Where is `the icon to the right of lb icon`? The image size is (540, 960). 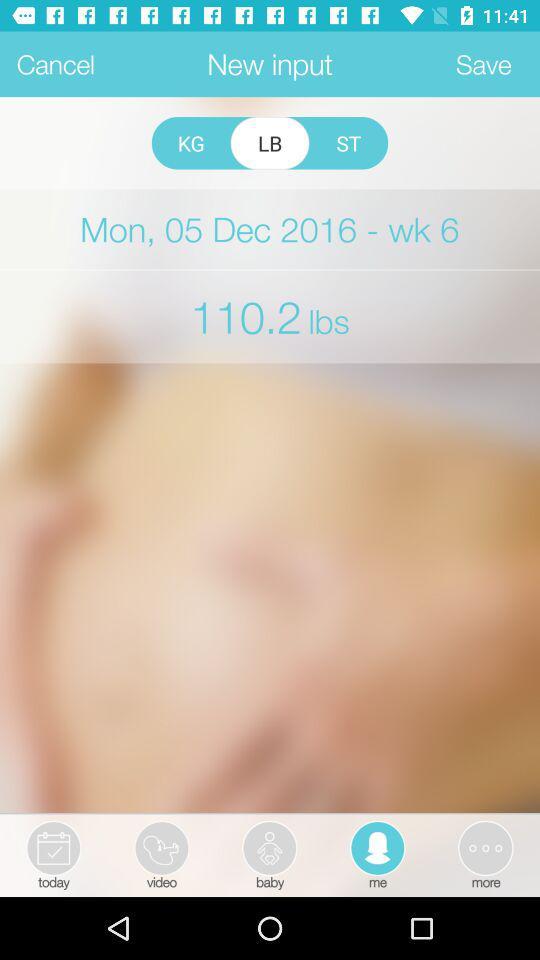 the icon to the right of lb icon is located at coordinates (347, 142).